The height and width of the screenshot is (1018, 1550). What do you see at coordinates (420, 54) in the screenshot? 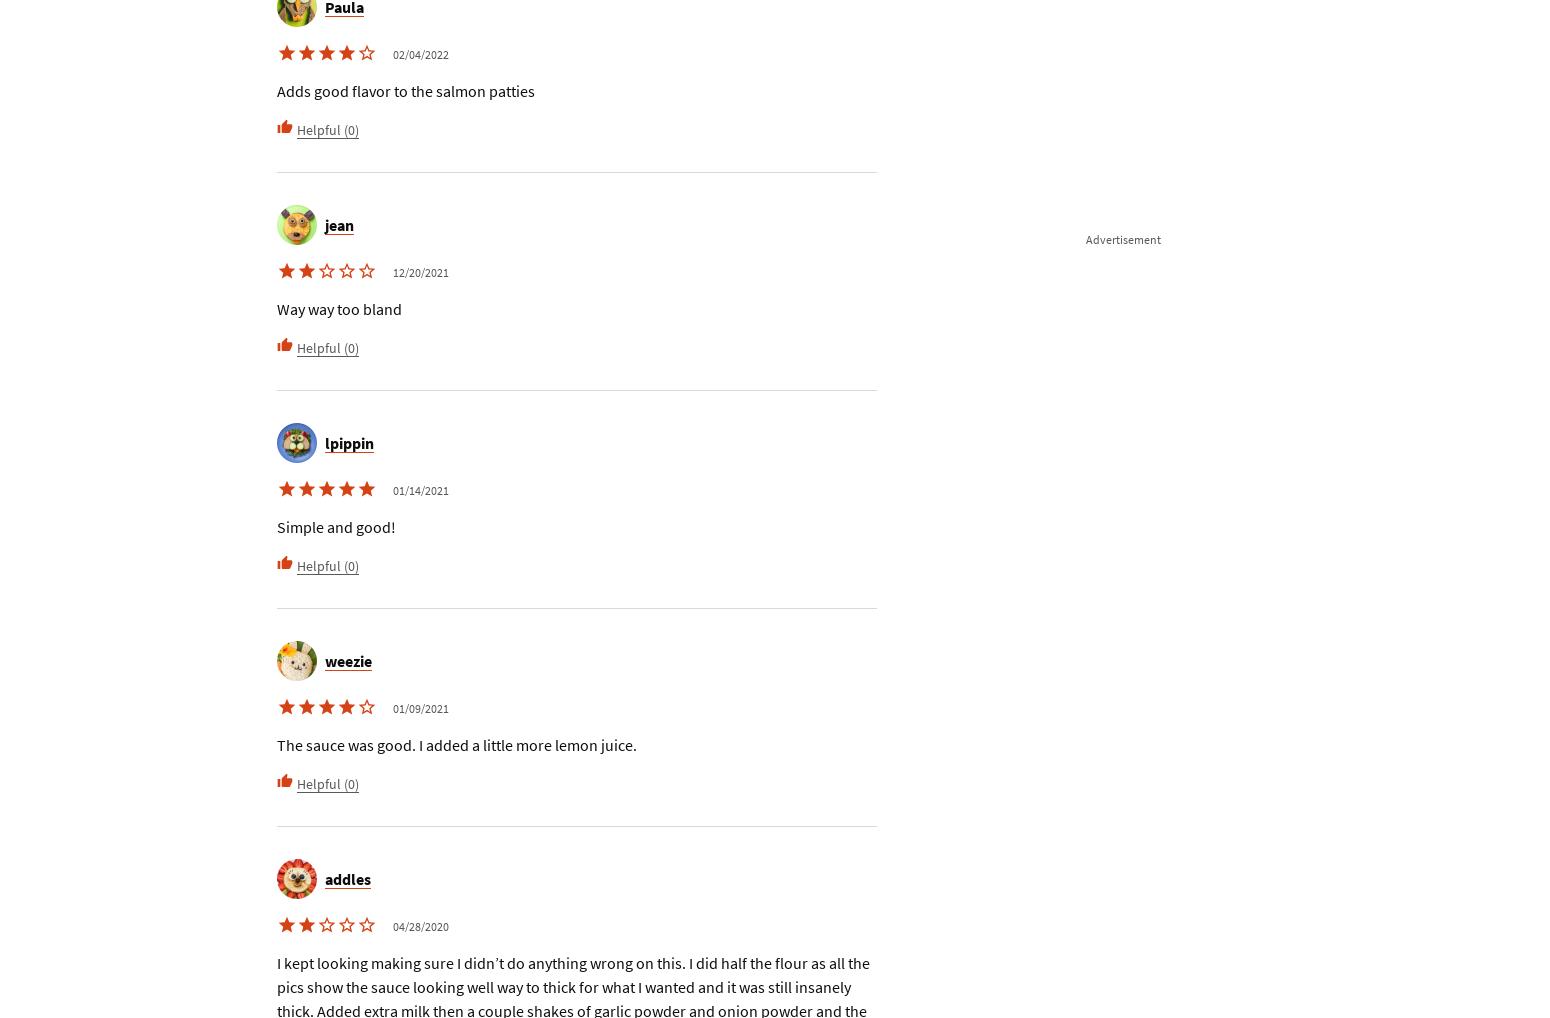
I see `'02/04/2022'` at bounding box center [420, 54].